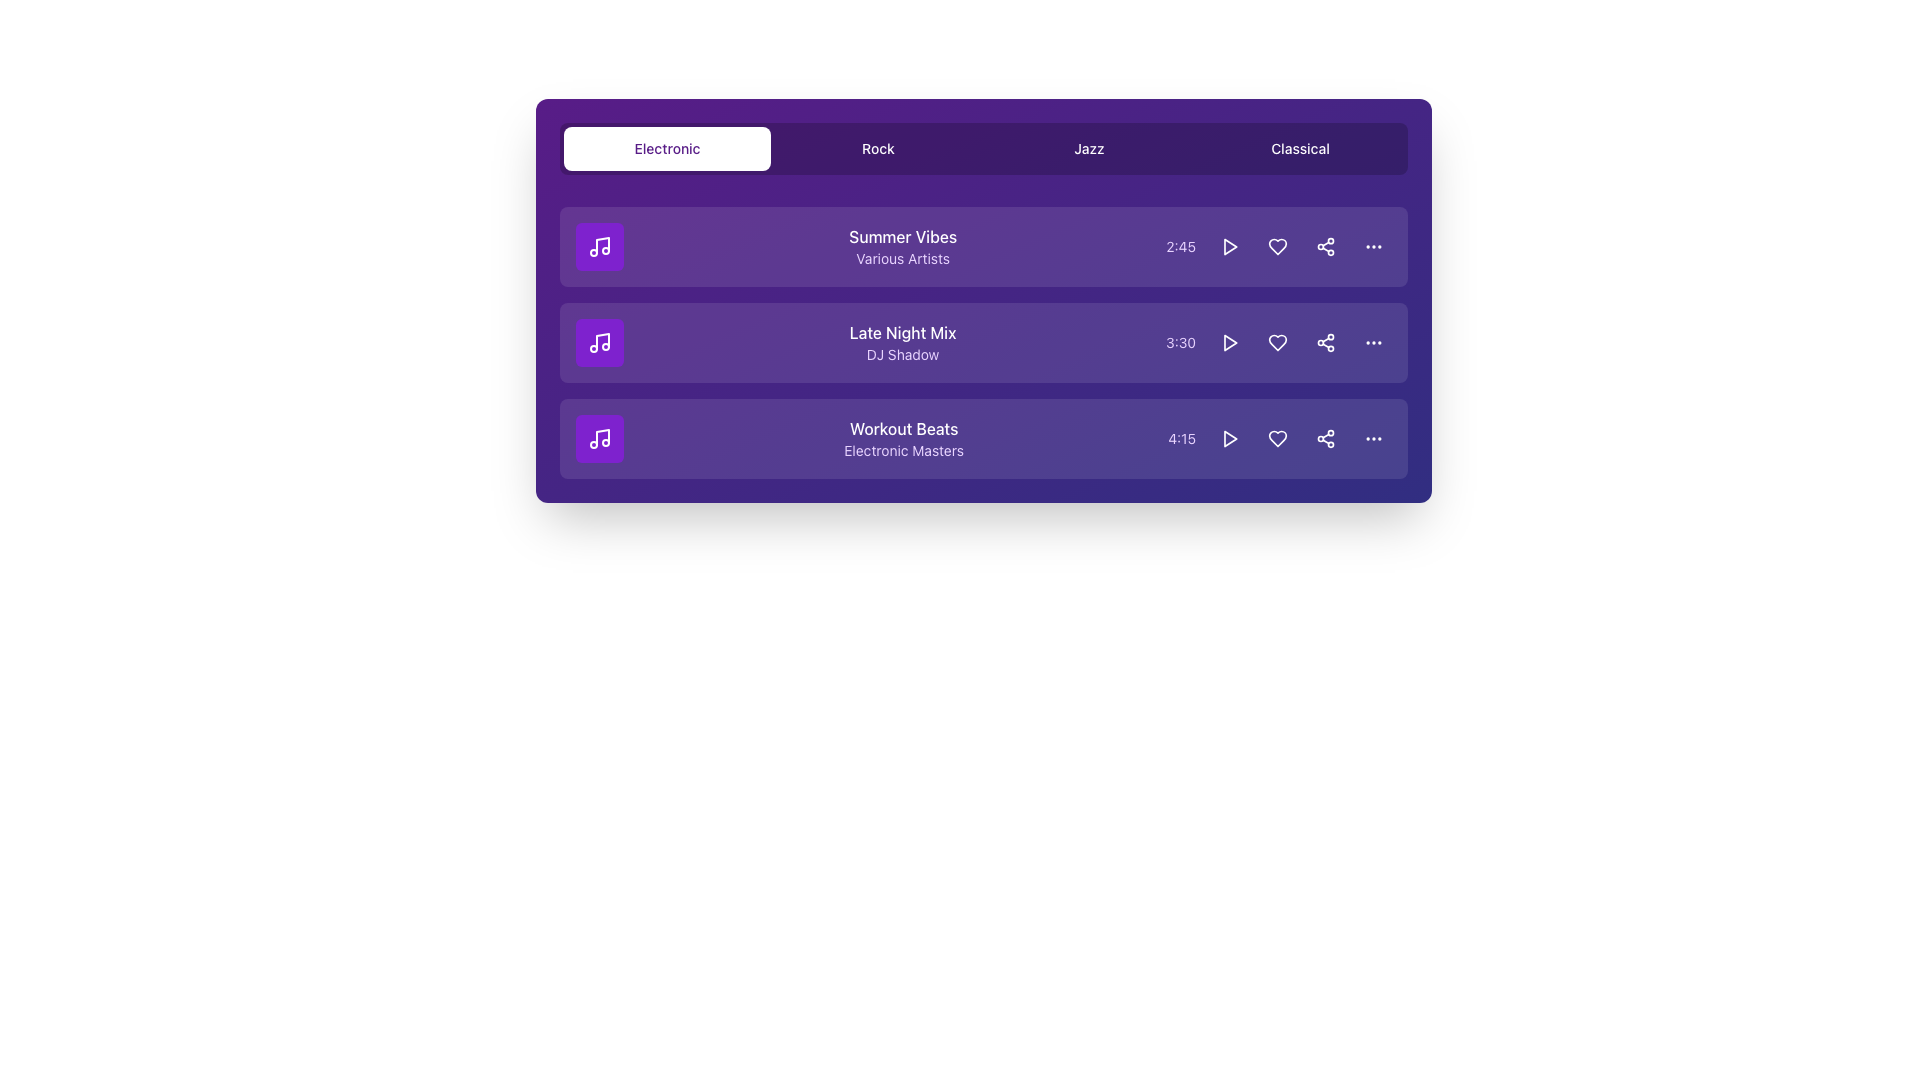 This screenshot has width=1920, height=1080. I want to click on the vertical line graphical component of the music note icon, which signifies music-related content at the bottom-most item in the list of music tracks, so click(602, 436).